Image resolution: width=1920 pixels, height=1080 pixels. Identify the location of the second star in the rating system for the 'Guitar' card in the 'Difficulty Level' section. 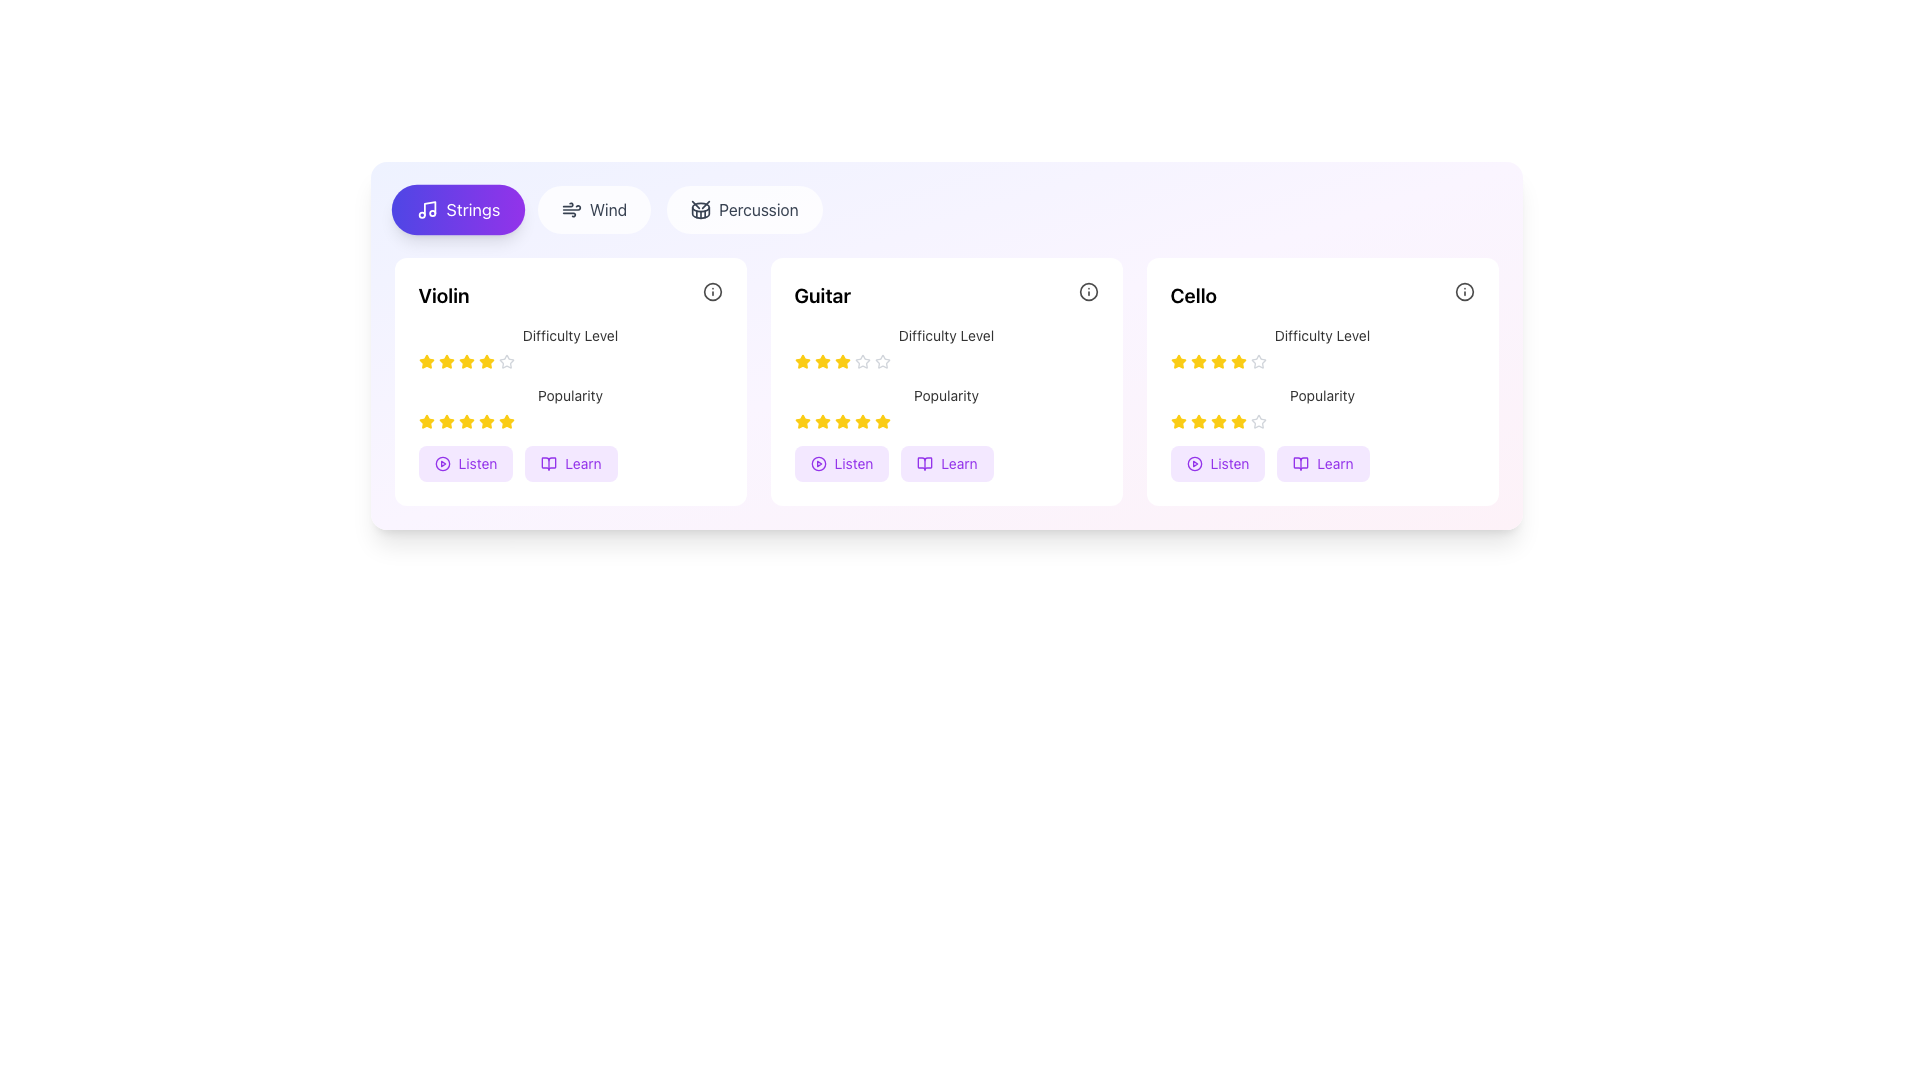
(822, 362).